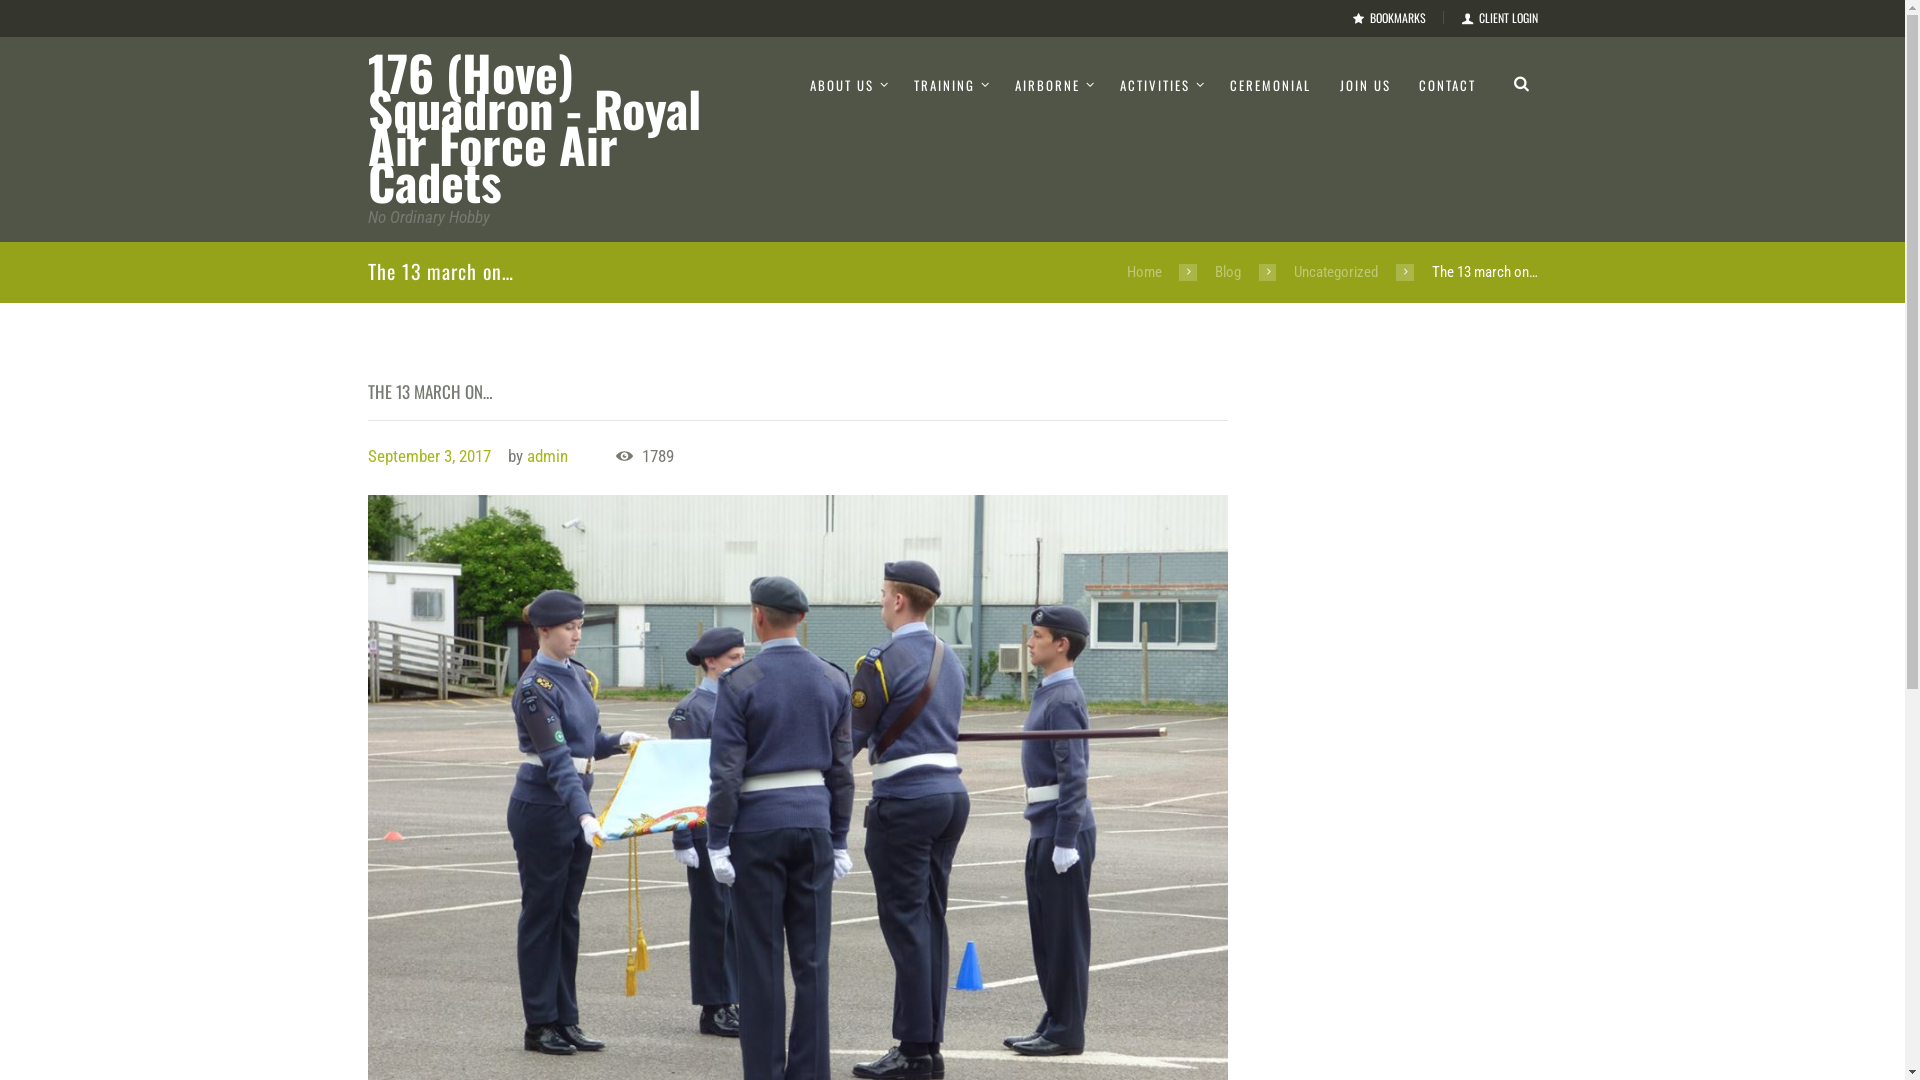  Describe the element at coordinates (1363, 84) in the screenshot. I see `'JOIN US'` at that location.